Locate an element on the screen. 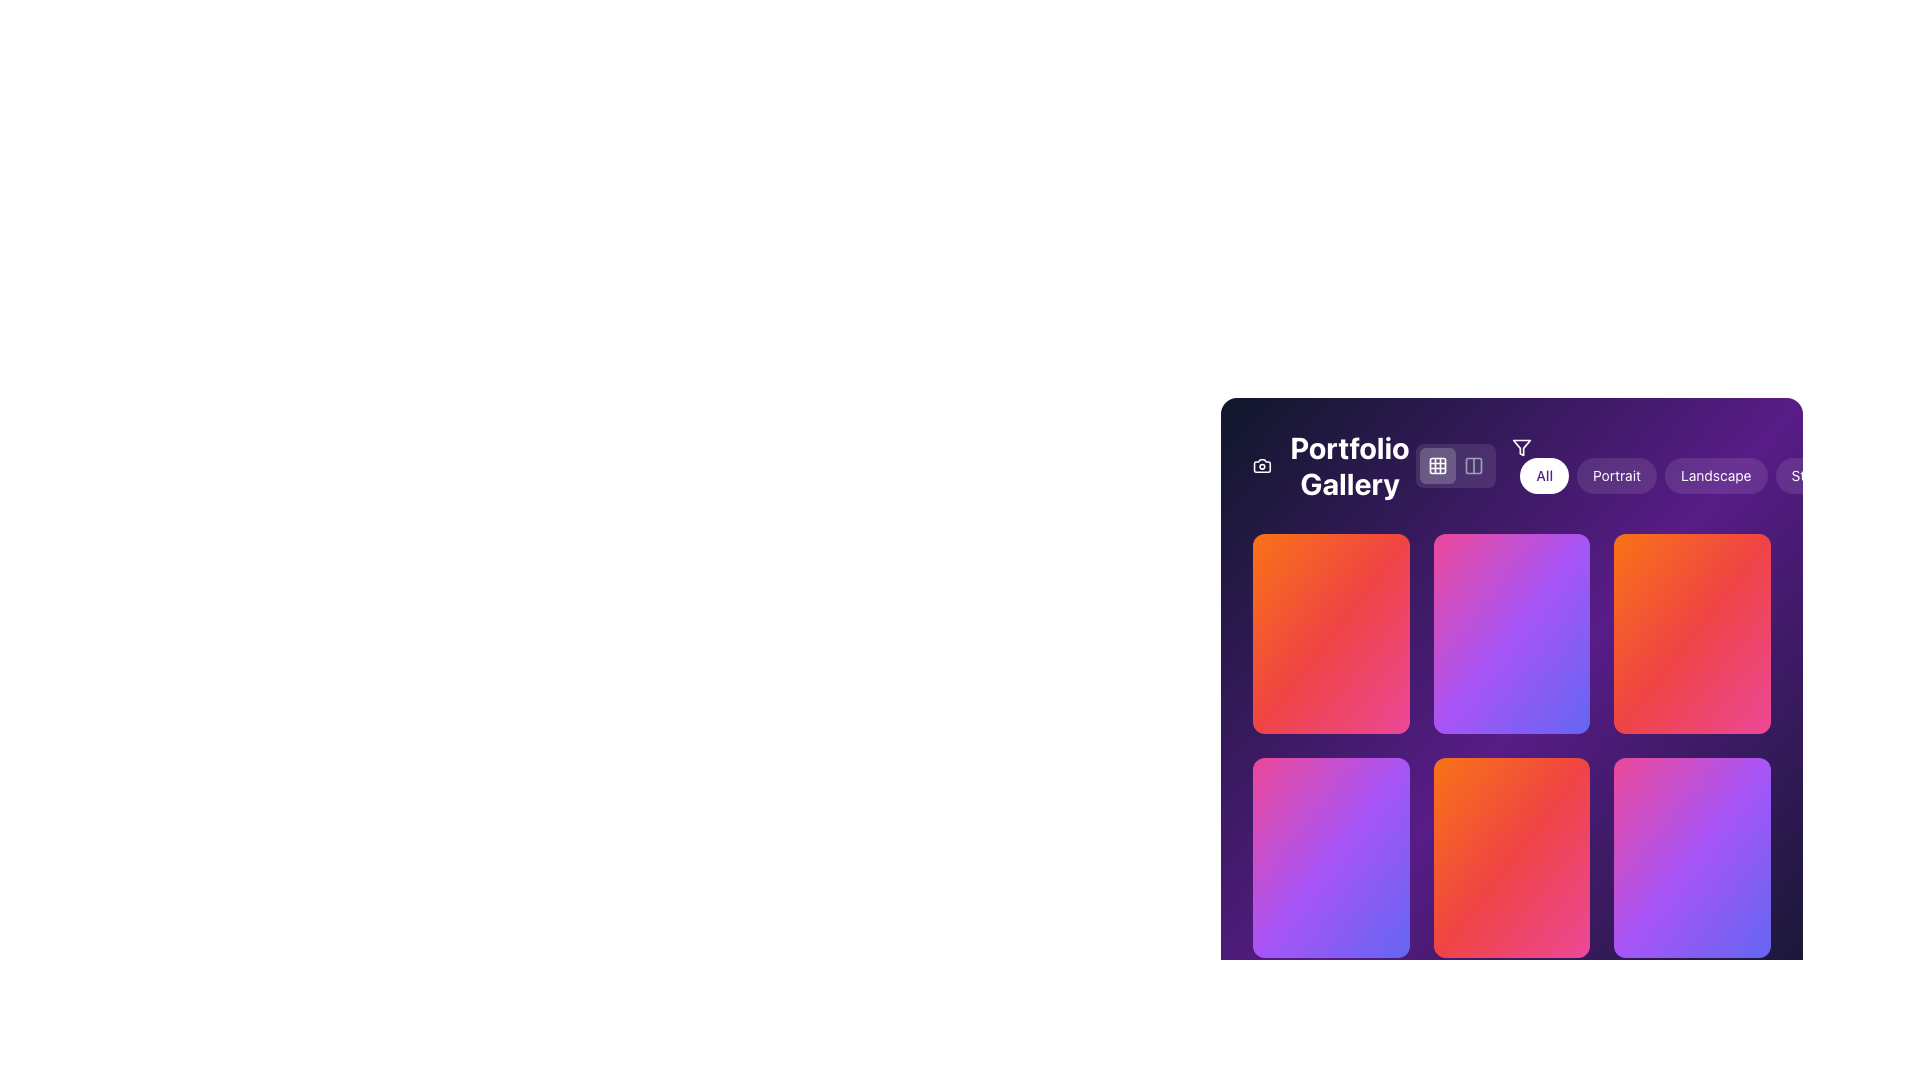  the camera icon located to the left of the 'Portfolio Gallery' text in the header section is located at coordinates (1261, 466).